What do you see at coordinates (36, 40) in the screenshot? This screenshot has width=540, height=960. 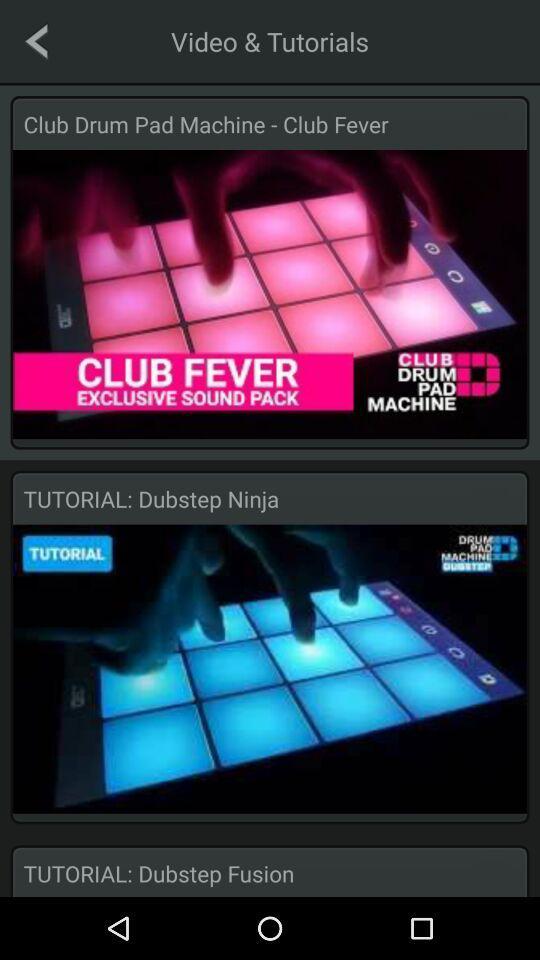 I see `the icon to the left of the video & tutorials app` at bounding box center [36, 40].